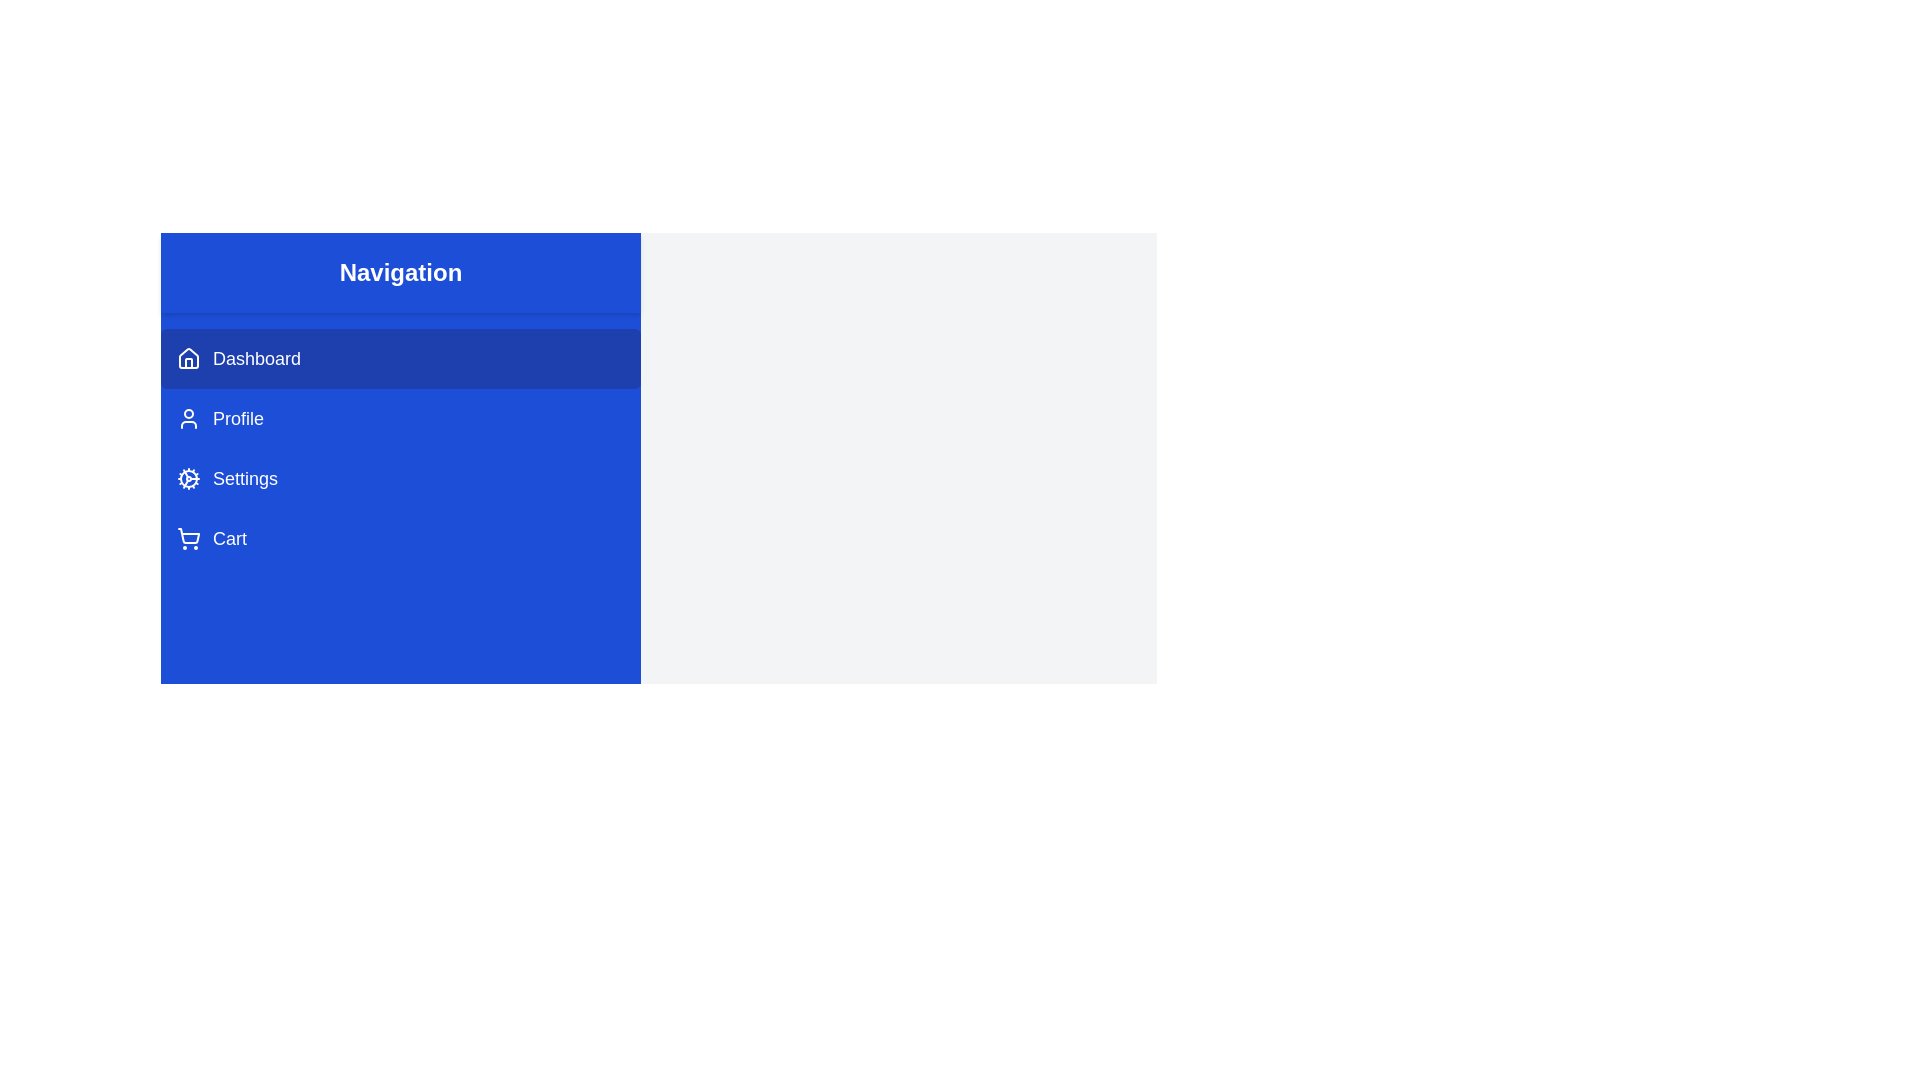  Describe the element at coordinates (400, 273) in the screenshot. I see `the 'Navigation' header element, which is a rectangular box with a blue background and white text, located at the top of the sidebar layout` at that location.